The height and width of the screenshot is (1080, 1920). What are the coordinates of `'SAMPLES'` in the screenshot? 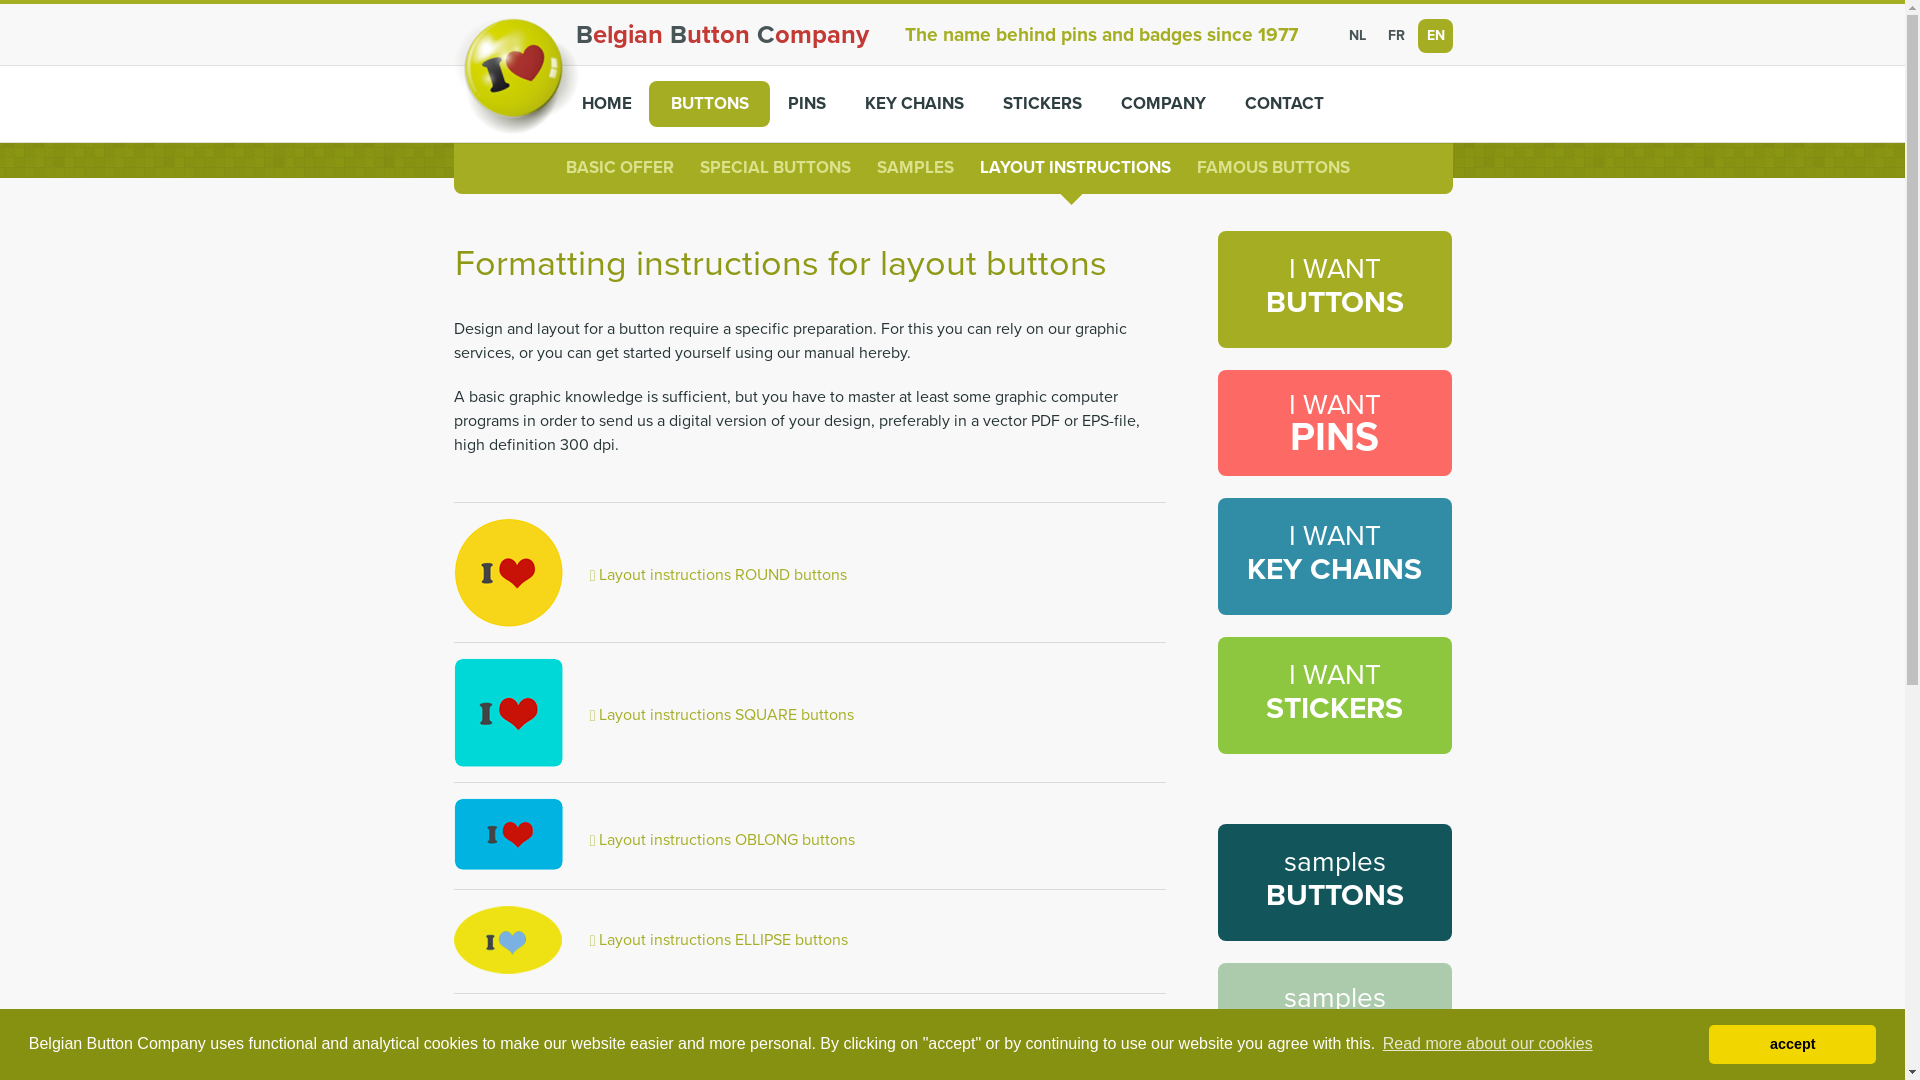 It's located at (914, 167).